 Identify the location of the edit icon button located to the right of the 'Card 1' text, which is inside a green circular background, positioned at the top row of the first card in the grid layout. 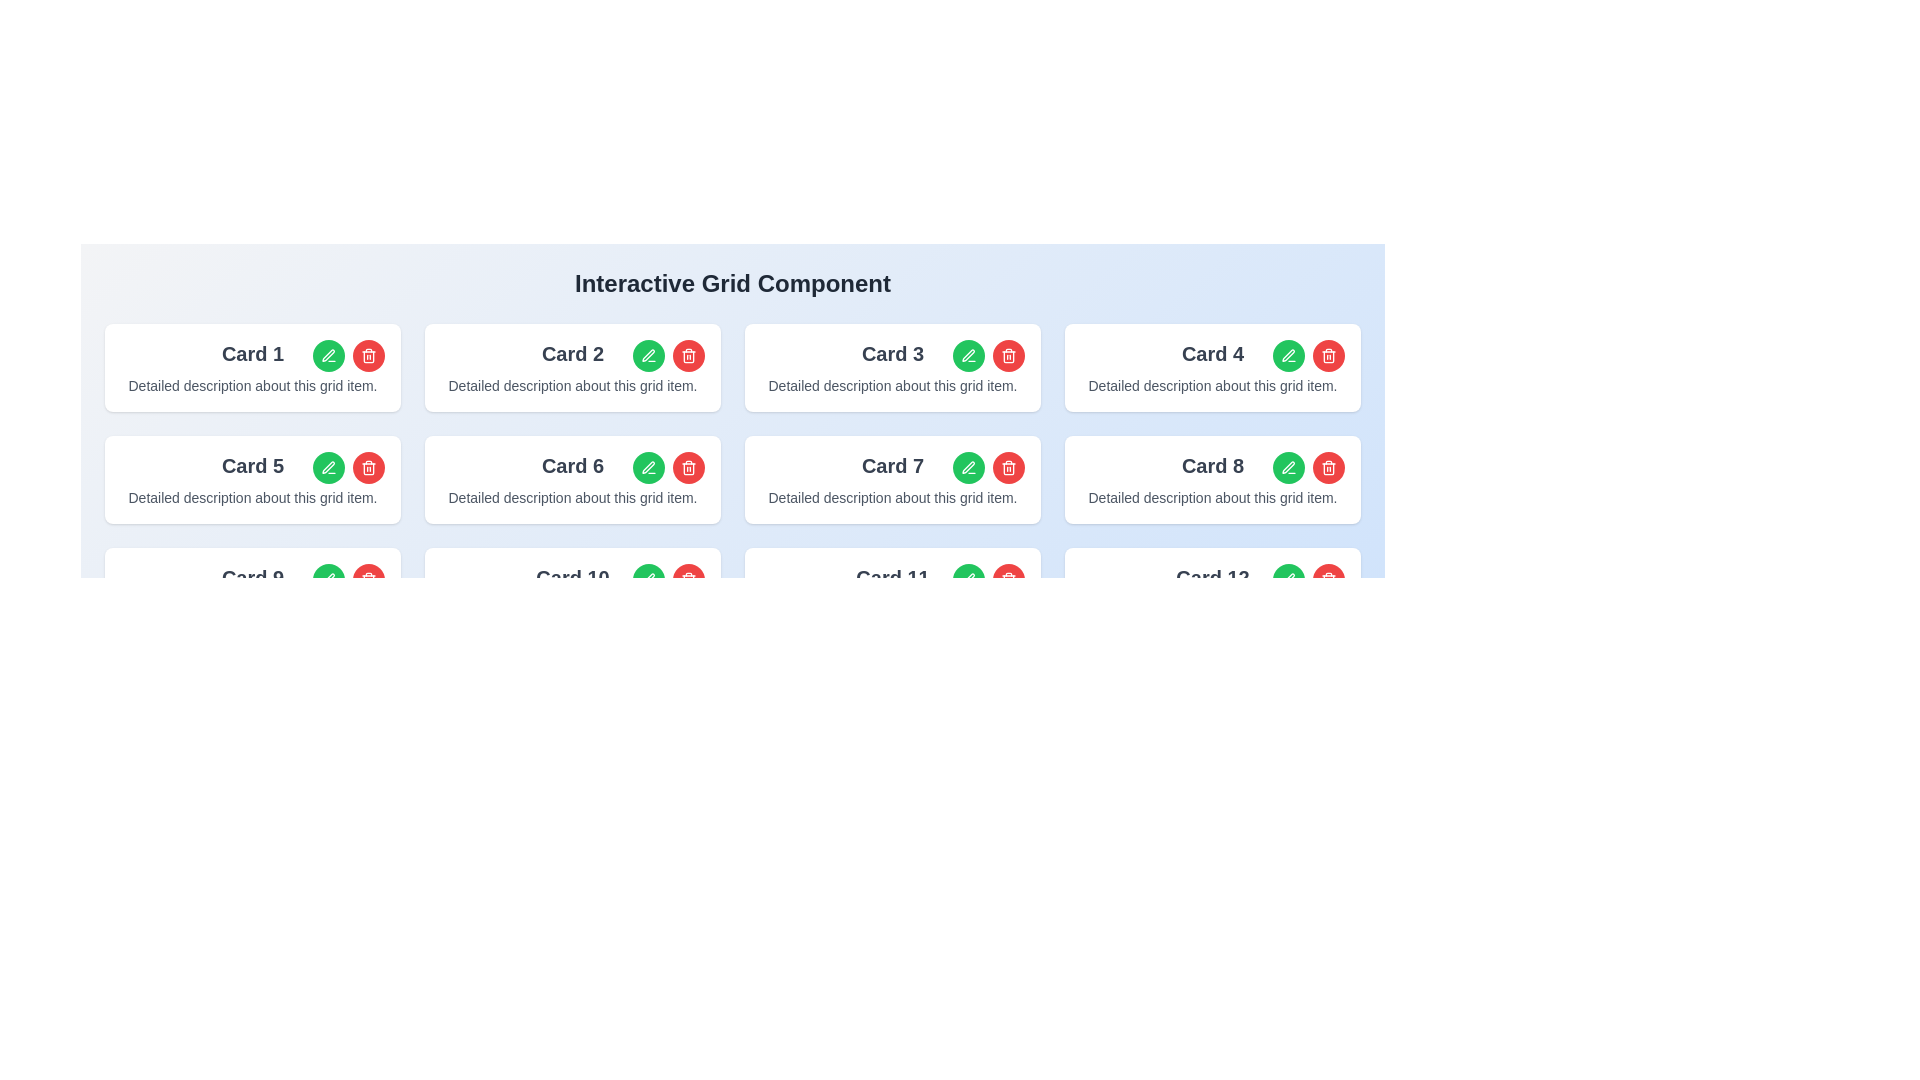
(328, 354).